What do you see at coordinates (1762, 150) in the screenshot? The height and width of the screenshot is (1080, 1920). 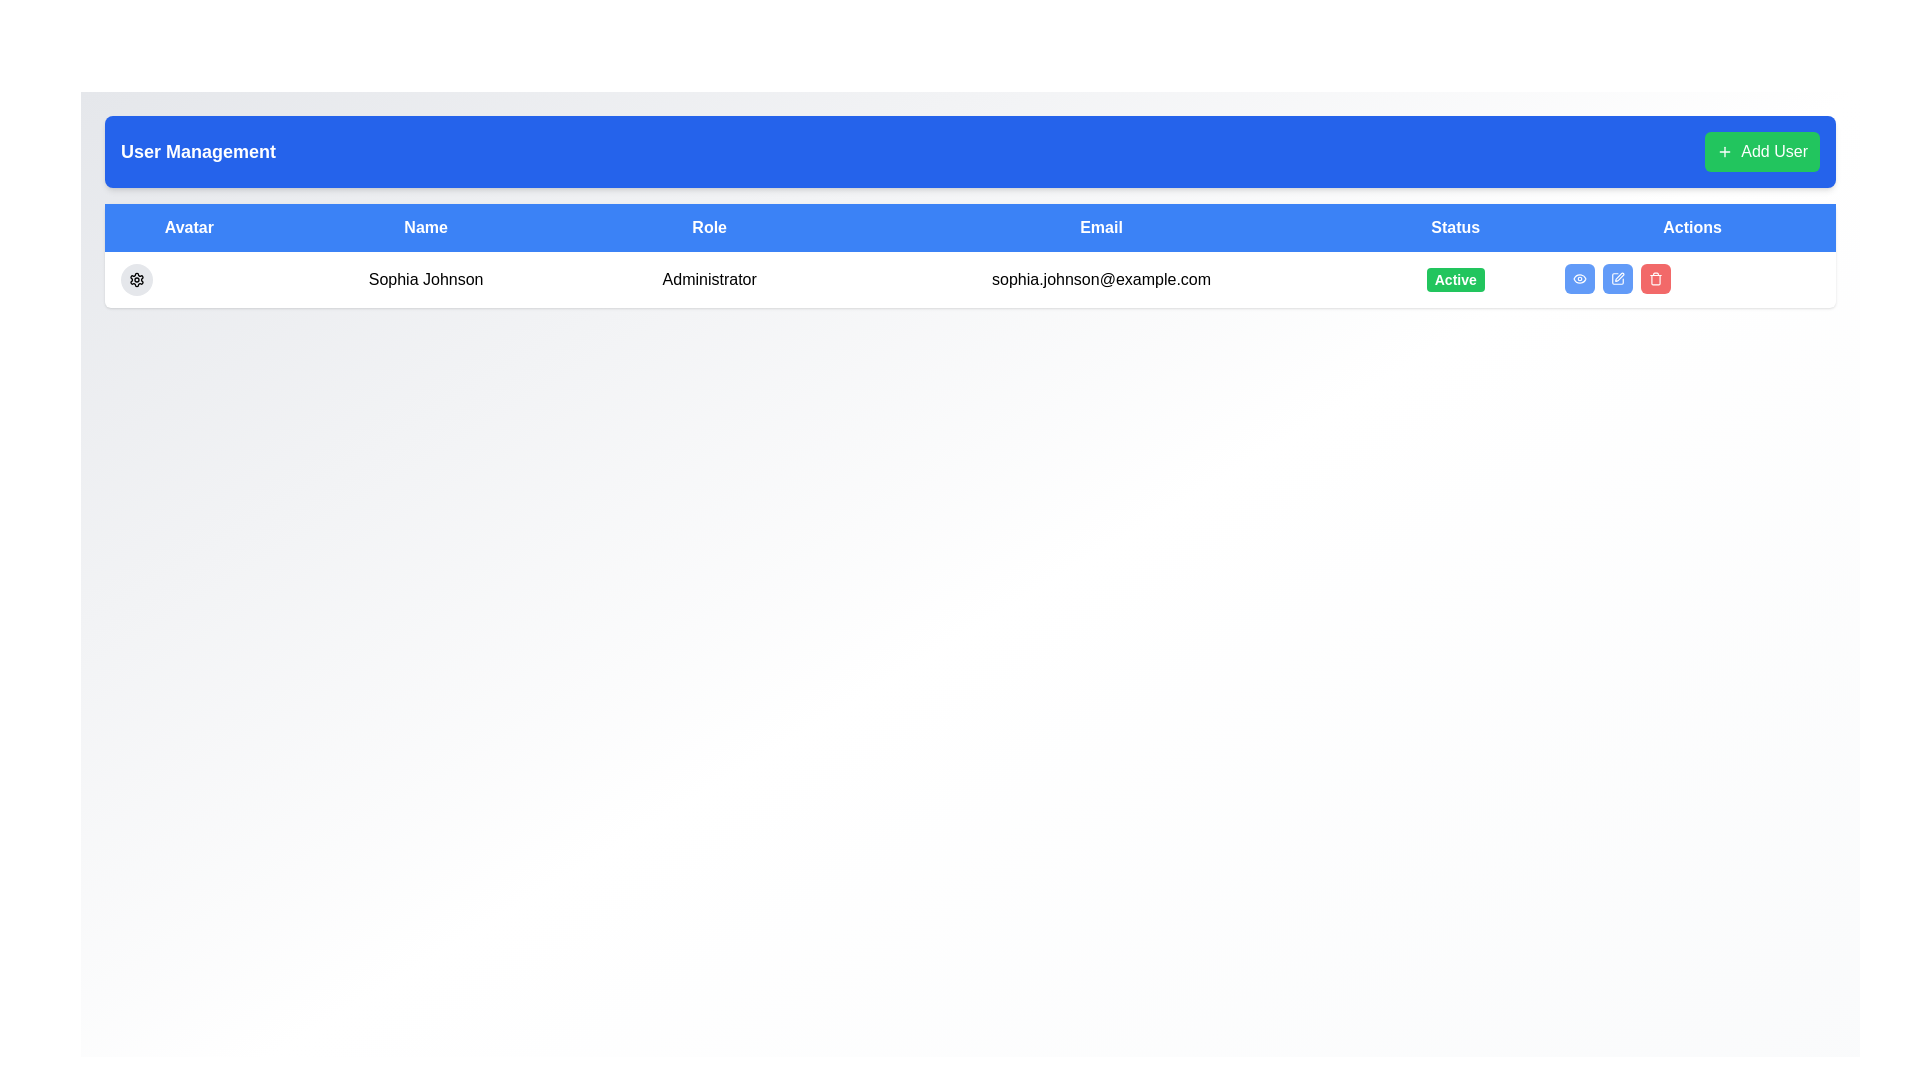 I see `the 'Add User' button located in the header section of the 'User Management' panel to initiate the user addition process` at bounding box center [1762, 150].